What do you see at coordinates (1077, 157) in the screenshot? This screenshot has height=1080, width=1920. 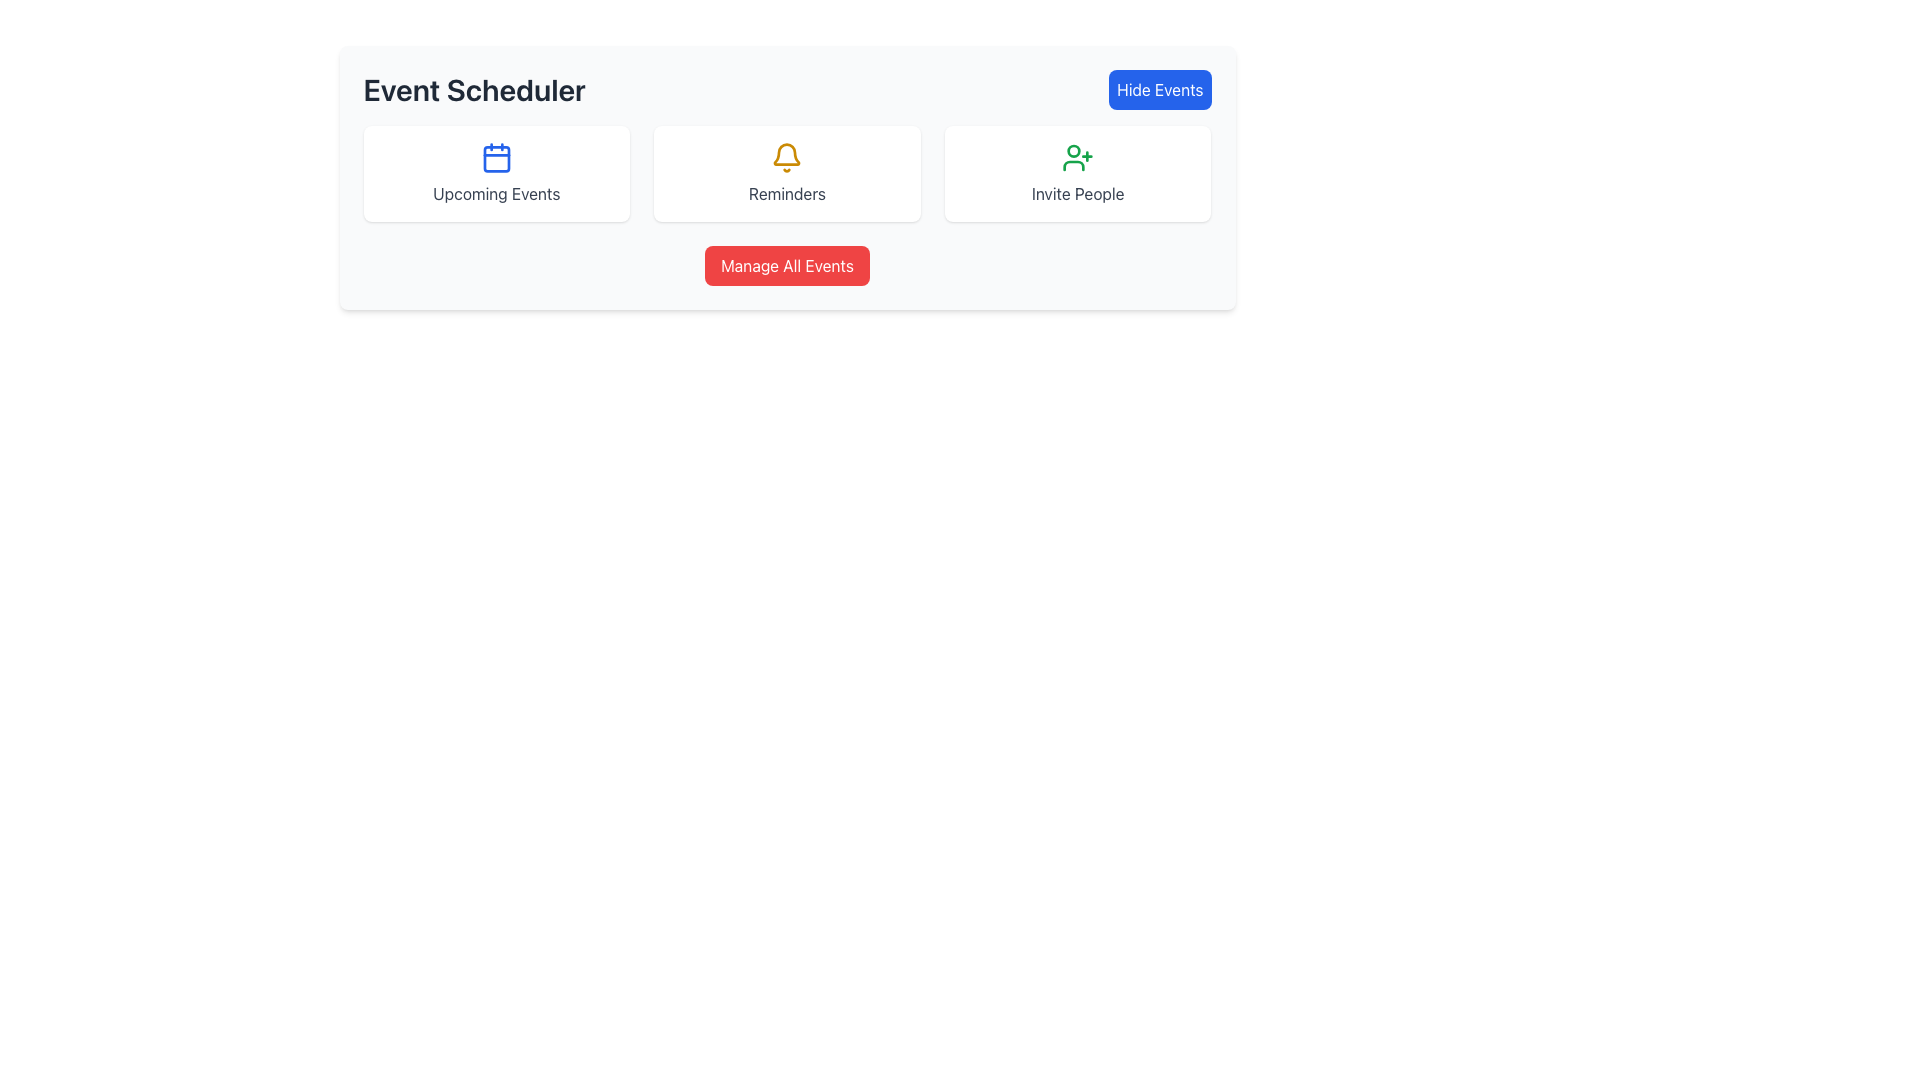 I see `the icon located in the 'Invite People' card, positioned above the text label, to initiate user invitation` at bounding box center [1077, 157].